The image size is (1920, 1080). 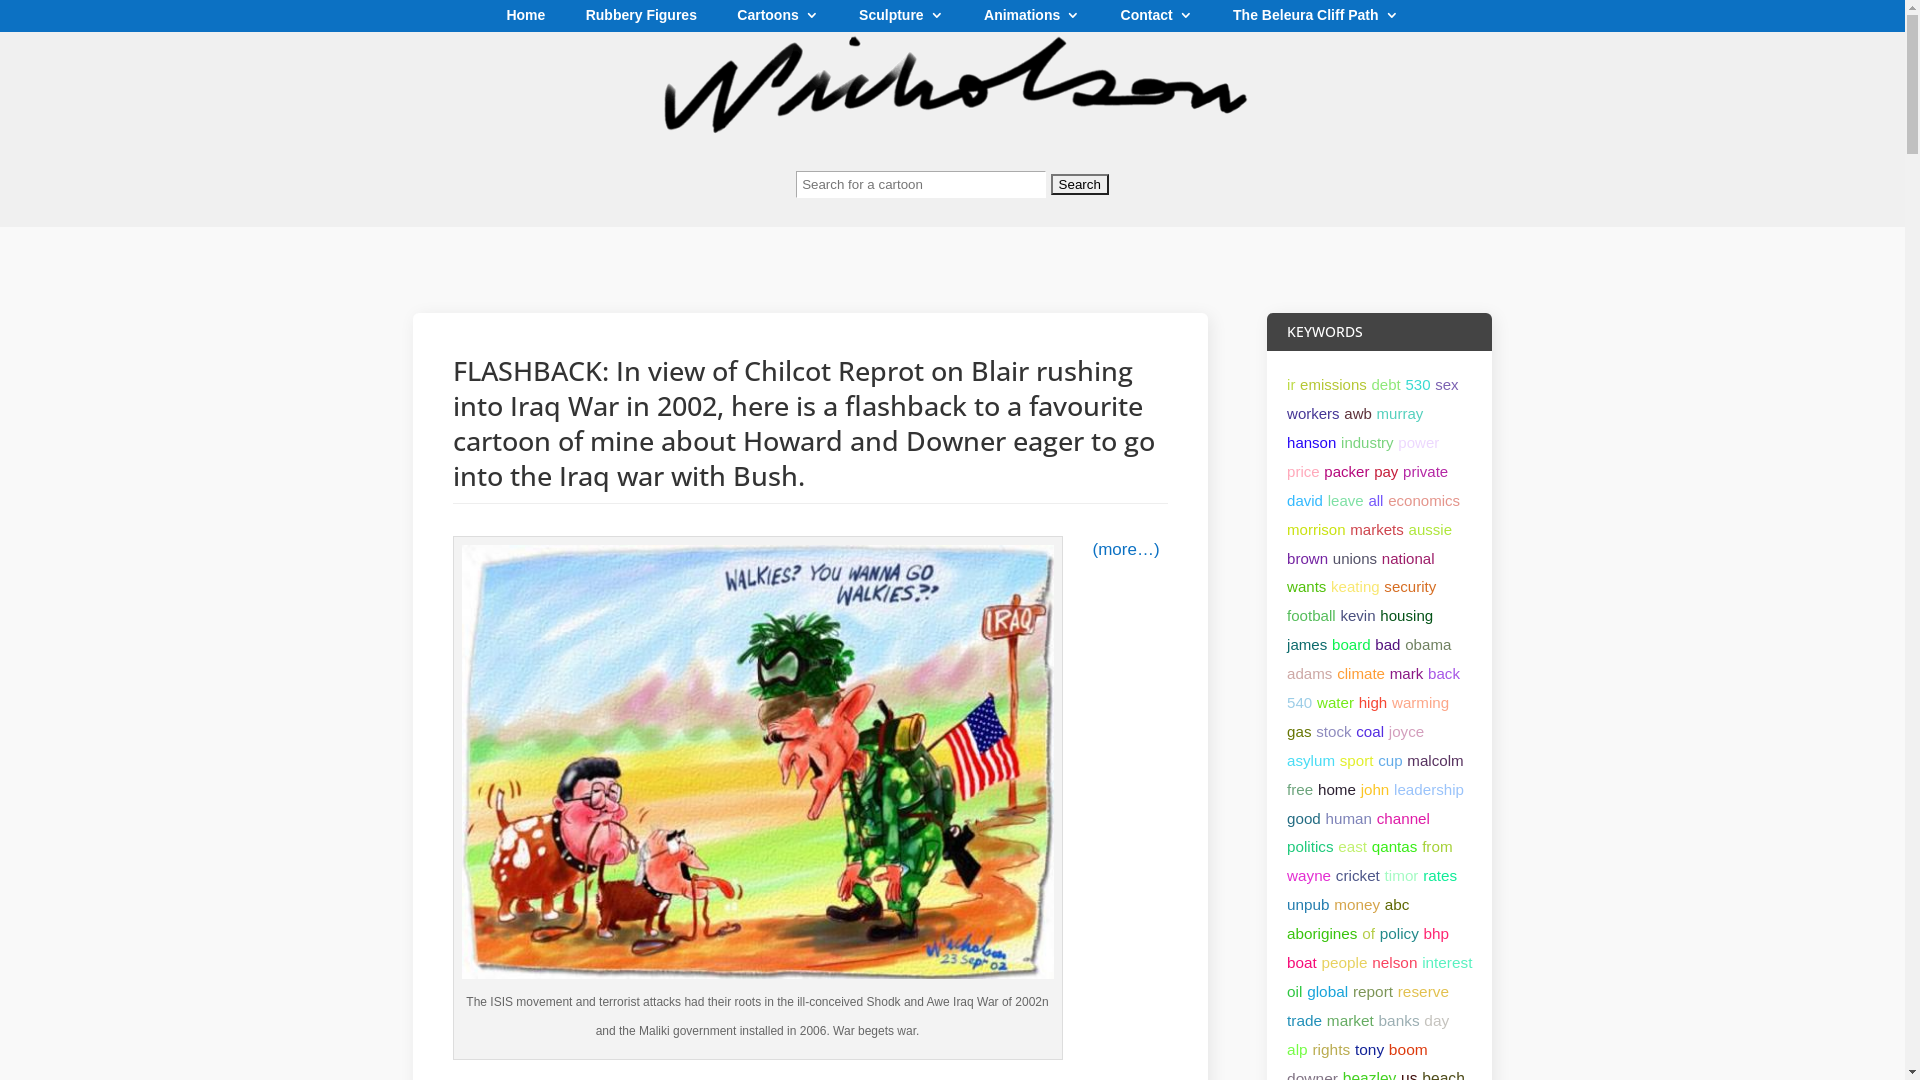 What do you see at coordinates (1232, 20) in the screenshot?
I see `'The Beleura Cliff Path'` at bounding box center [1232, 20].